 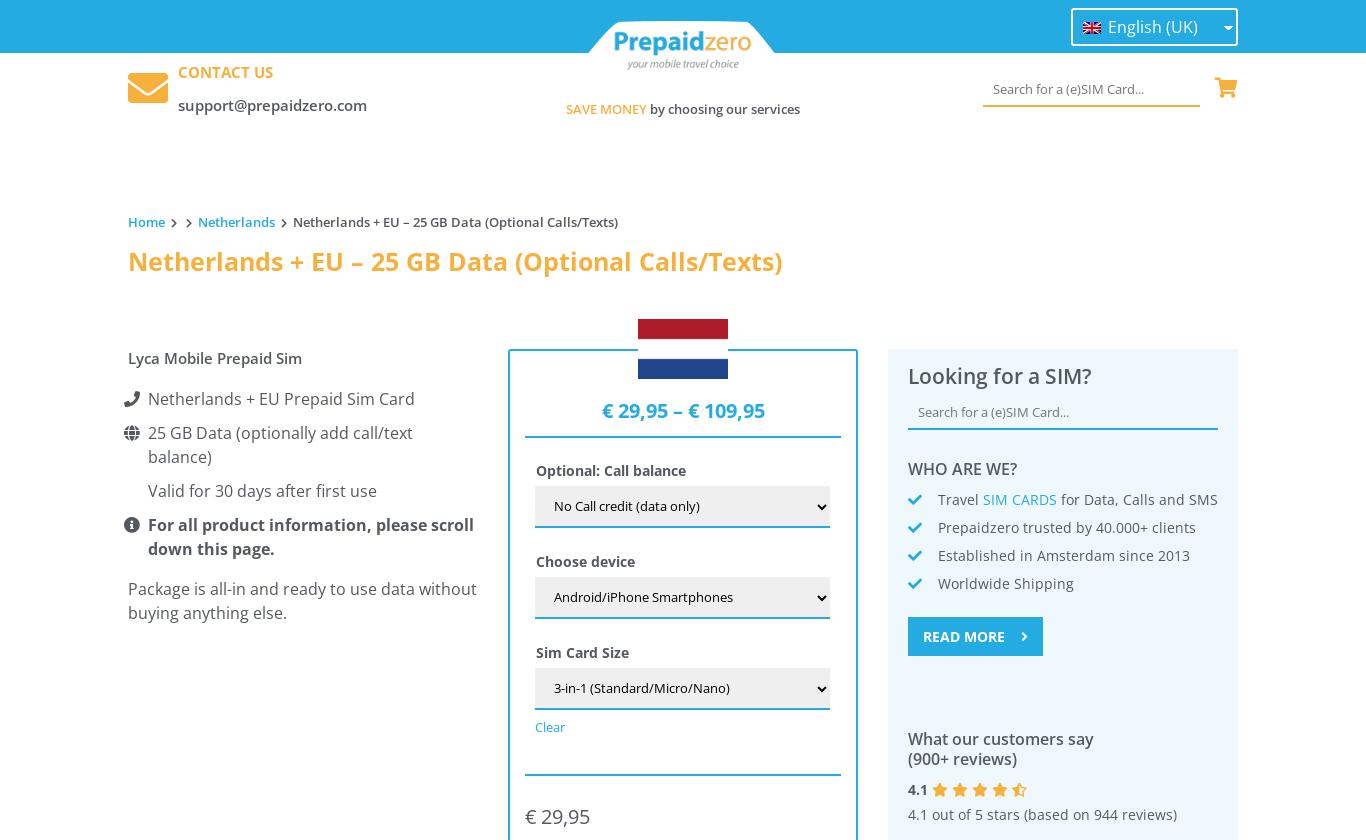 What do you see at coordinates (745, 30) in the screenshot?
I see `'Topup'` at bounding box center [745, 30].